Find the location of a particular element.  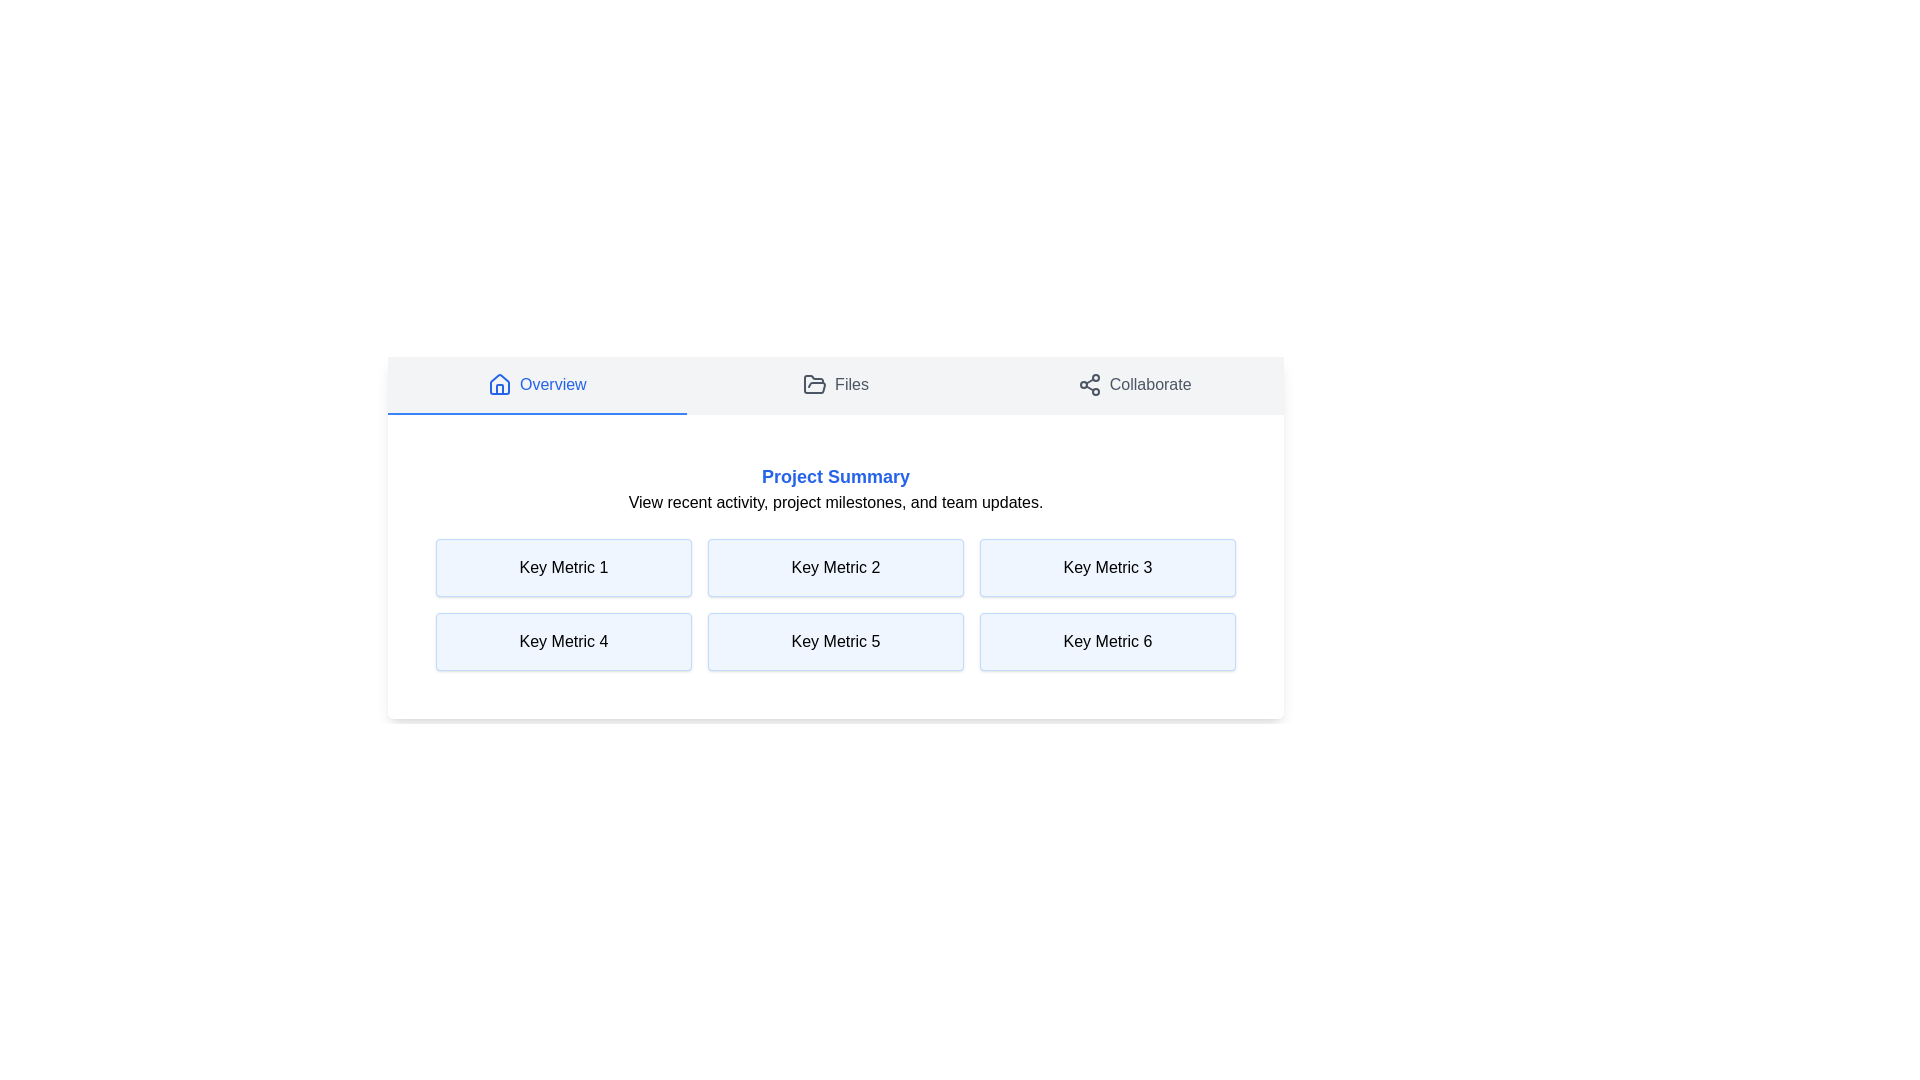

the 'Files' icon located in the top navigation bar is located at coordinates (815, 384).